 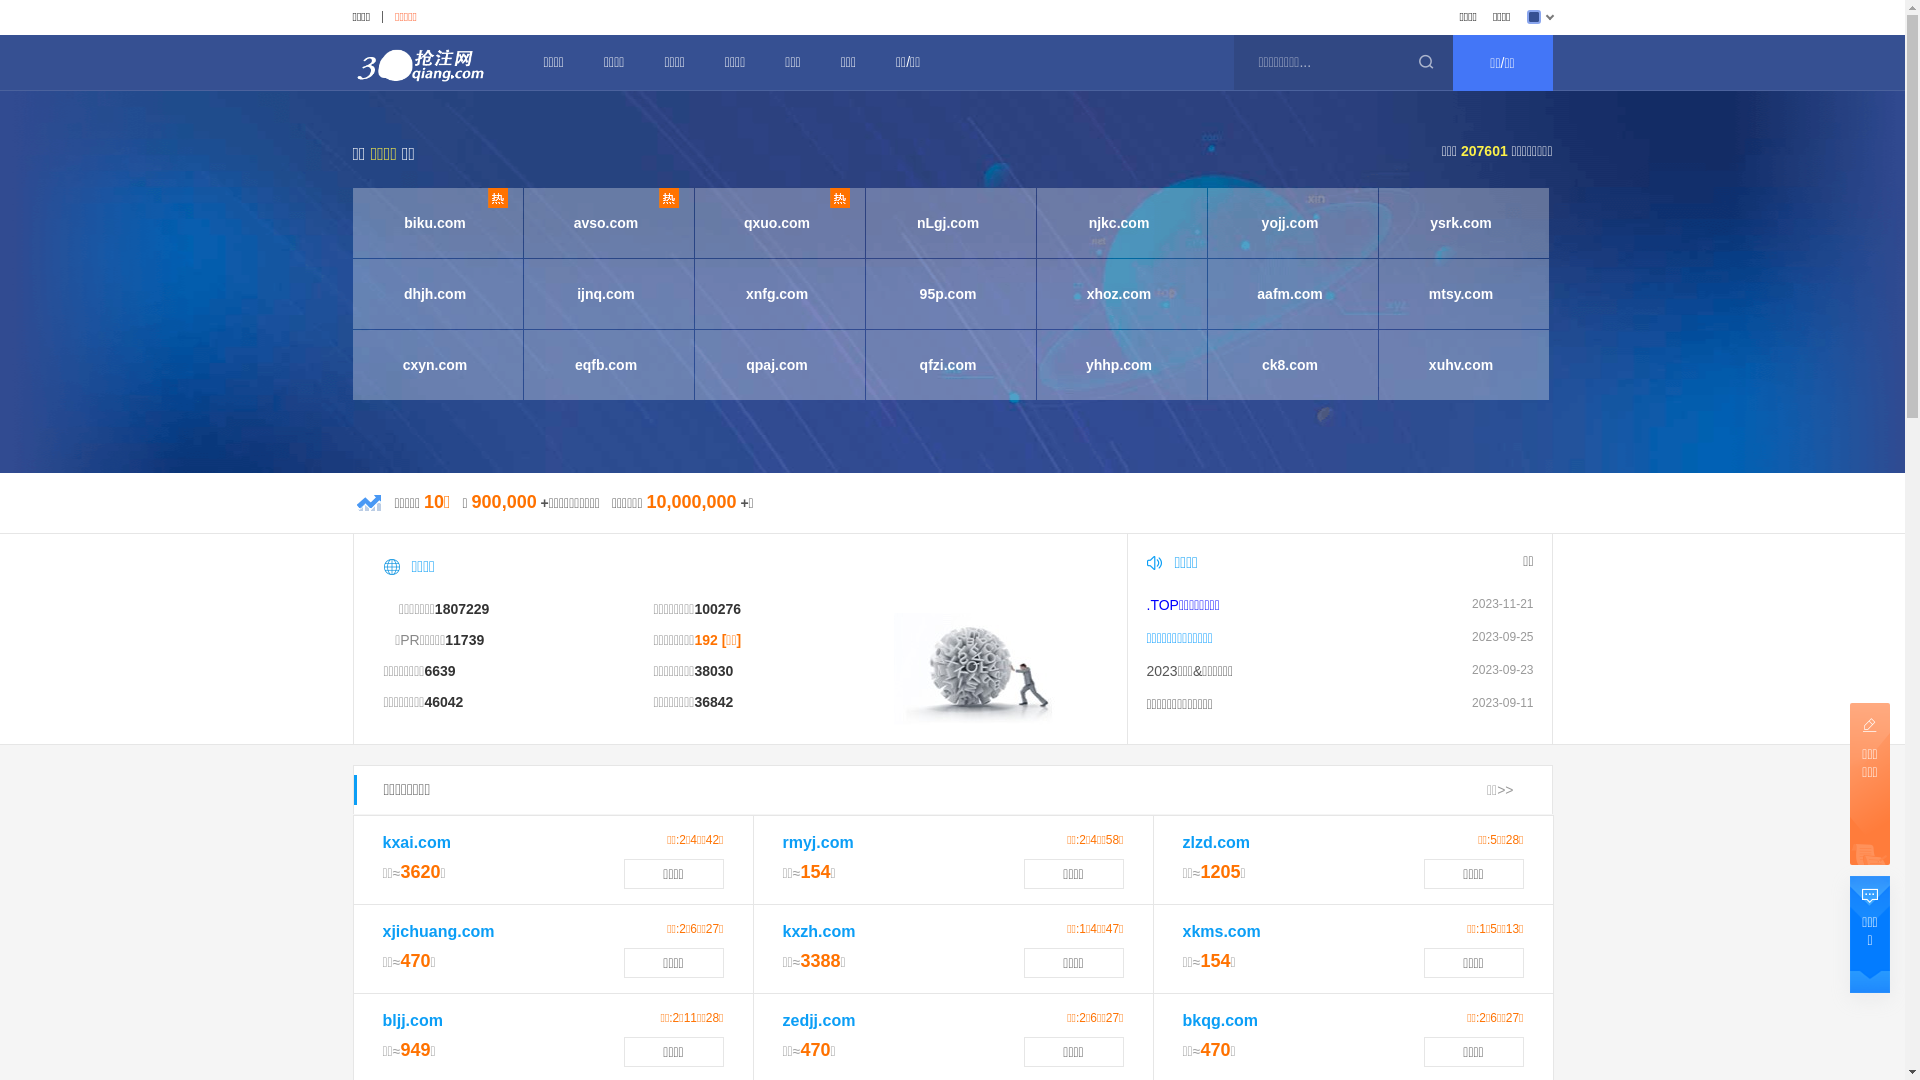 What do you see at coordinates (1460, 293) in the screenshot?
I see `'mtsy.com'` at bounding box center [1460, 293].